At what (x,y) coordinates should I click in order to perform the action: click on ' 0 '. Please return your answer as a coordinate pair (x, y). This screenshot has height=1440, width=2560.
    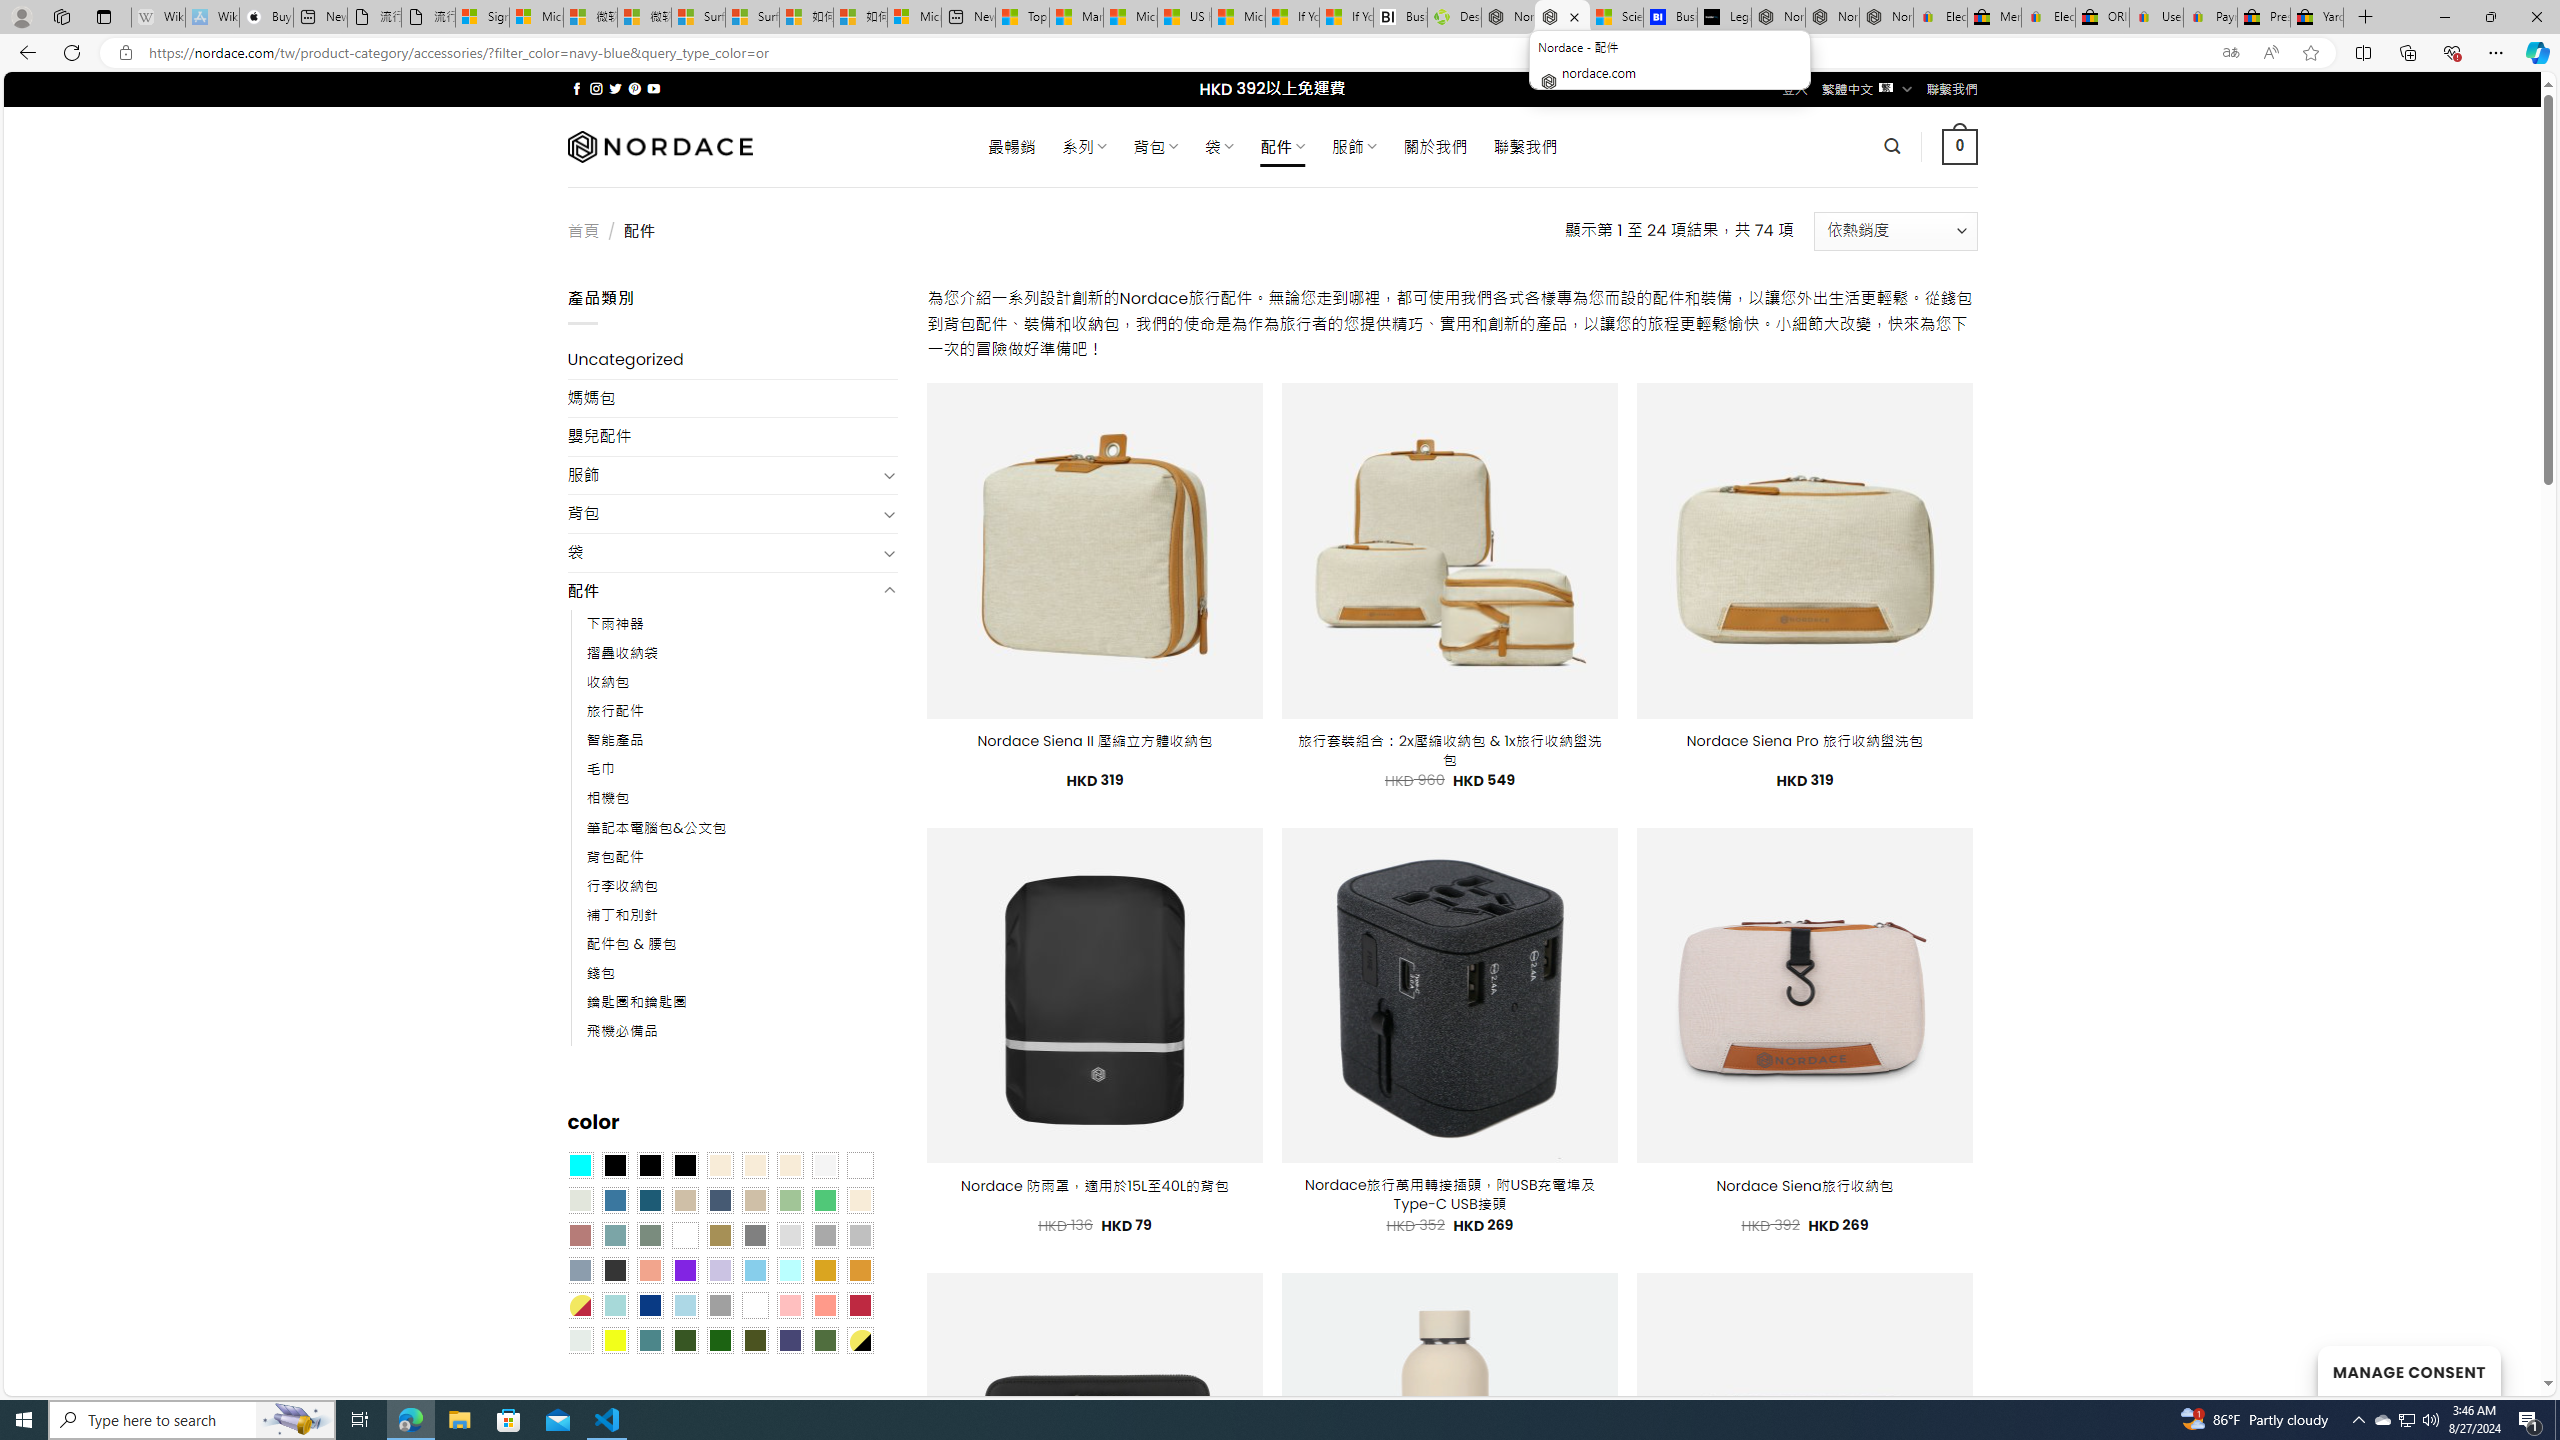
    Looking at the image, I should click on (1960, 145).